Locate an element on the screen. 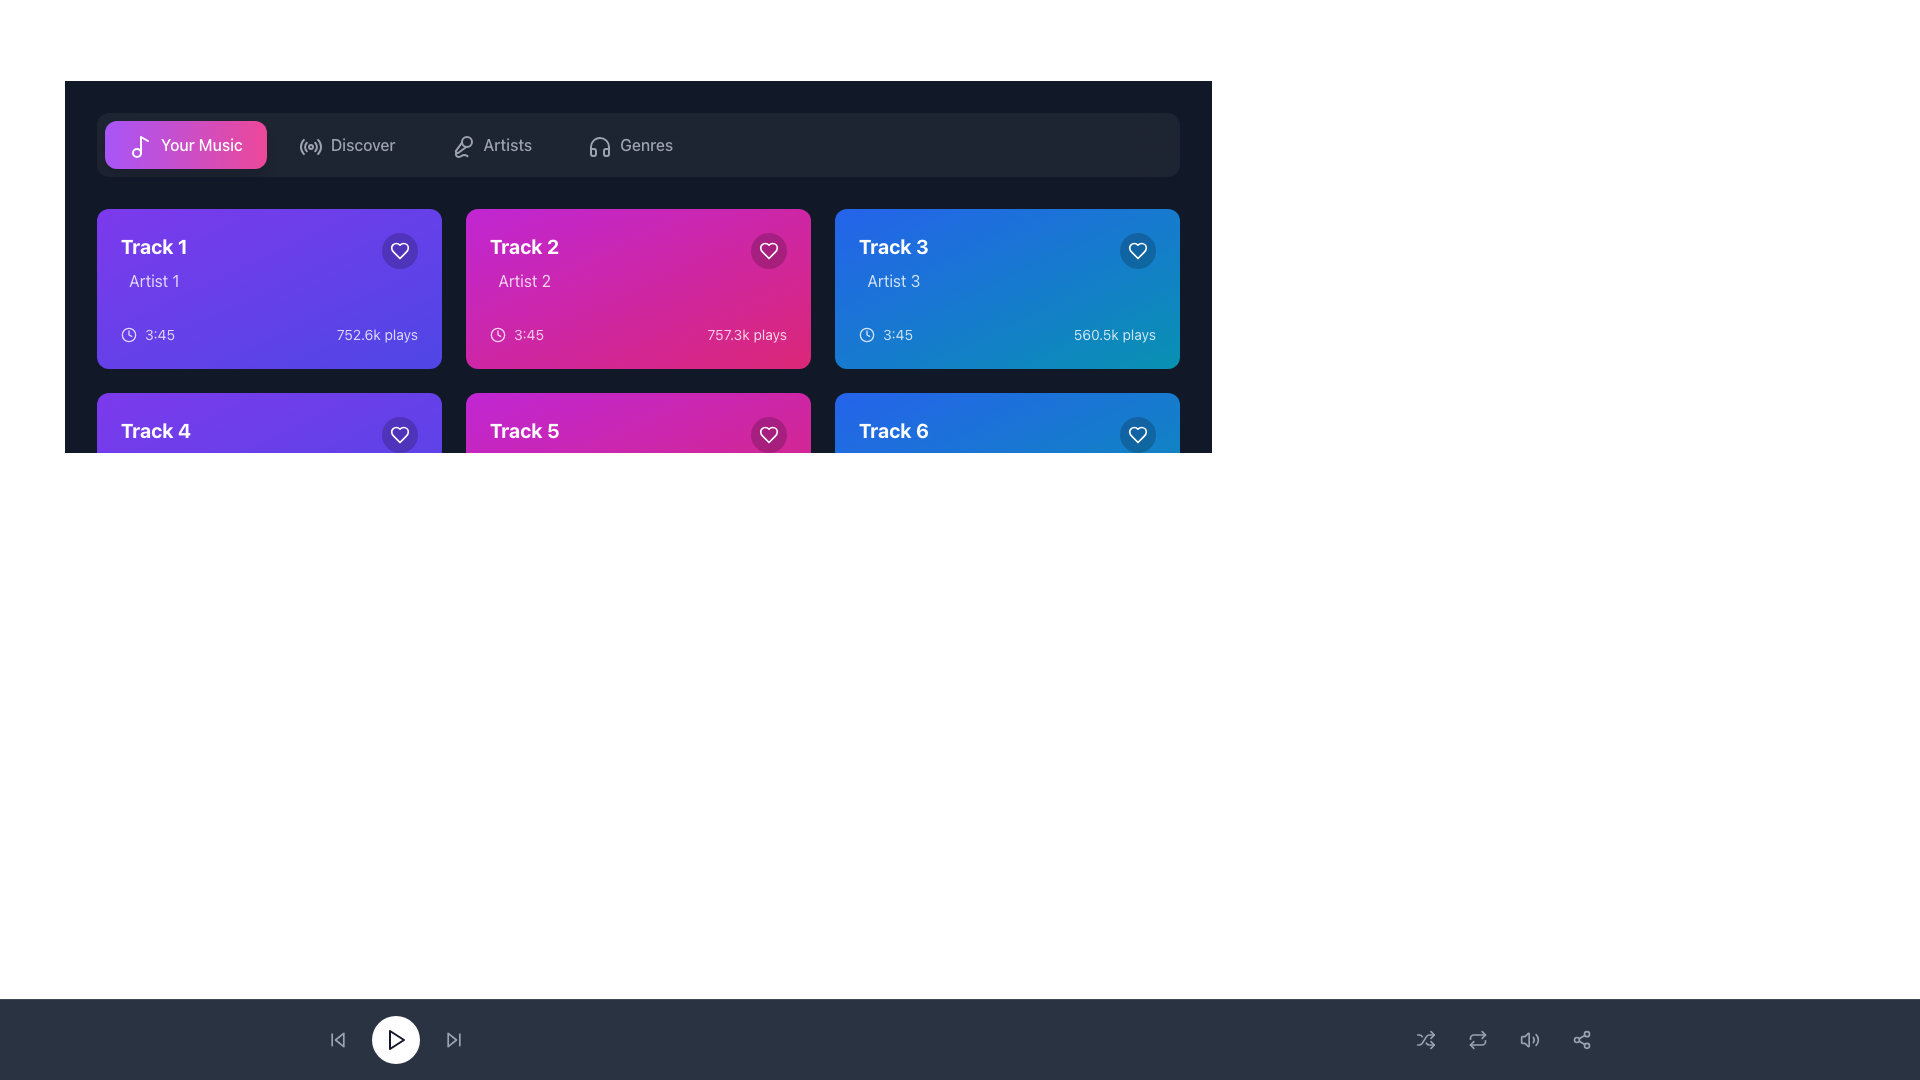  the music track card located in the second row of the grid layout is located at coordinates (268, 446).